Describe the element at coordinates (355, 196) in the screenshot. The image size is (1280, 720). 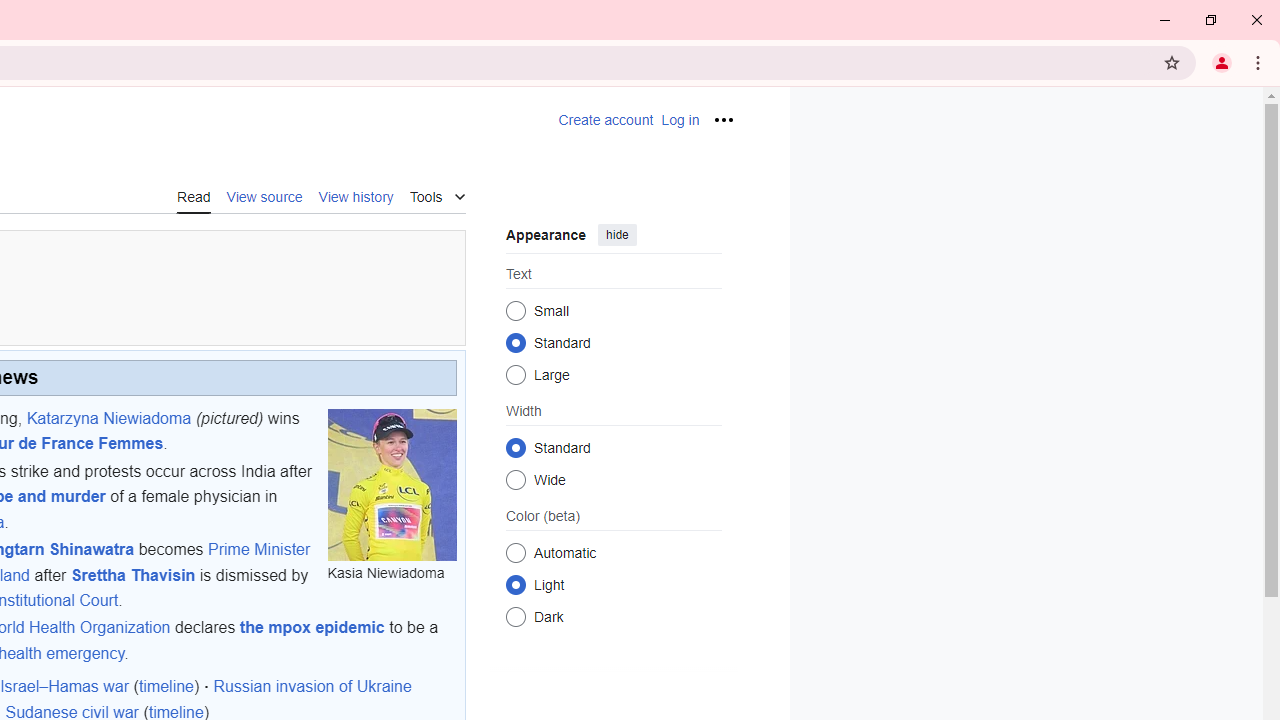
I see `'View history'` at that location.